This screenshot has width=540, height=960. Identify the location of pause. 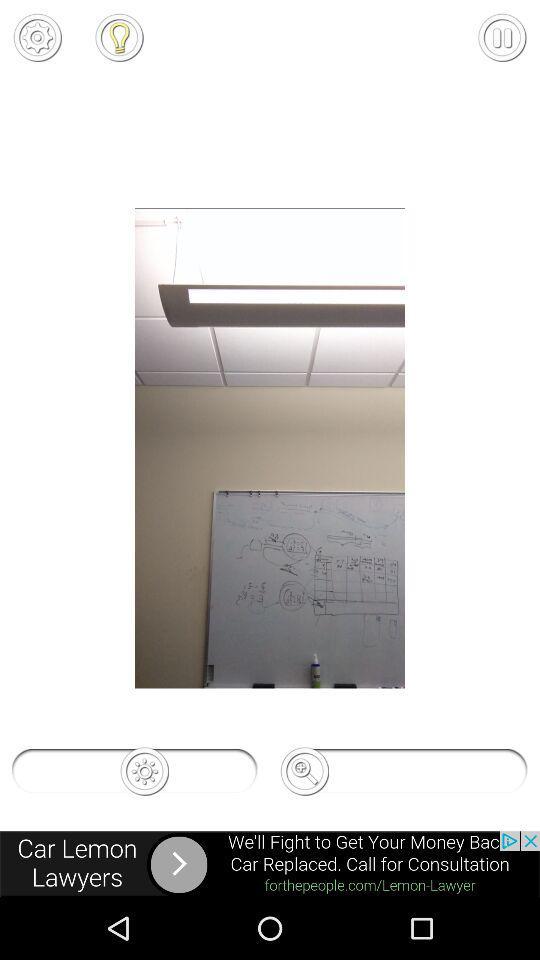
(501, 36).